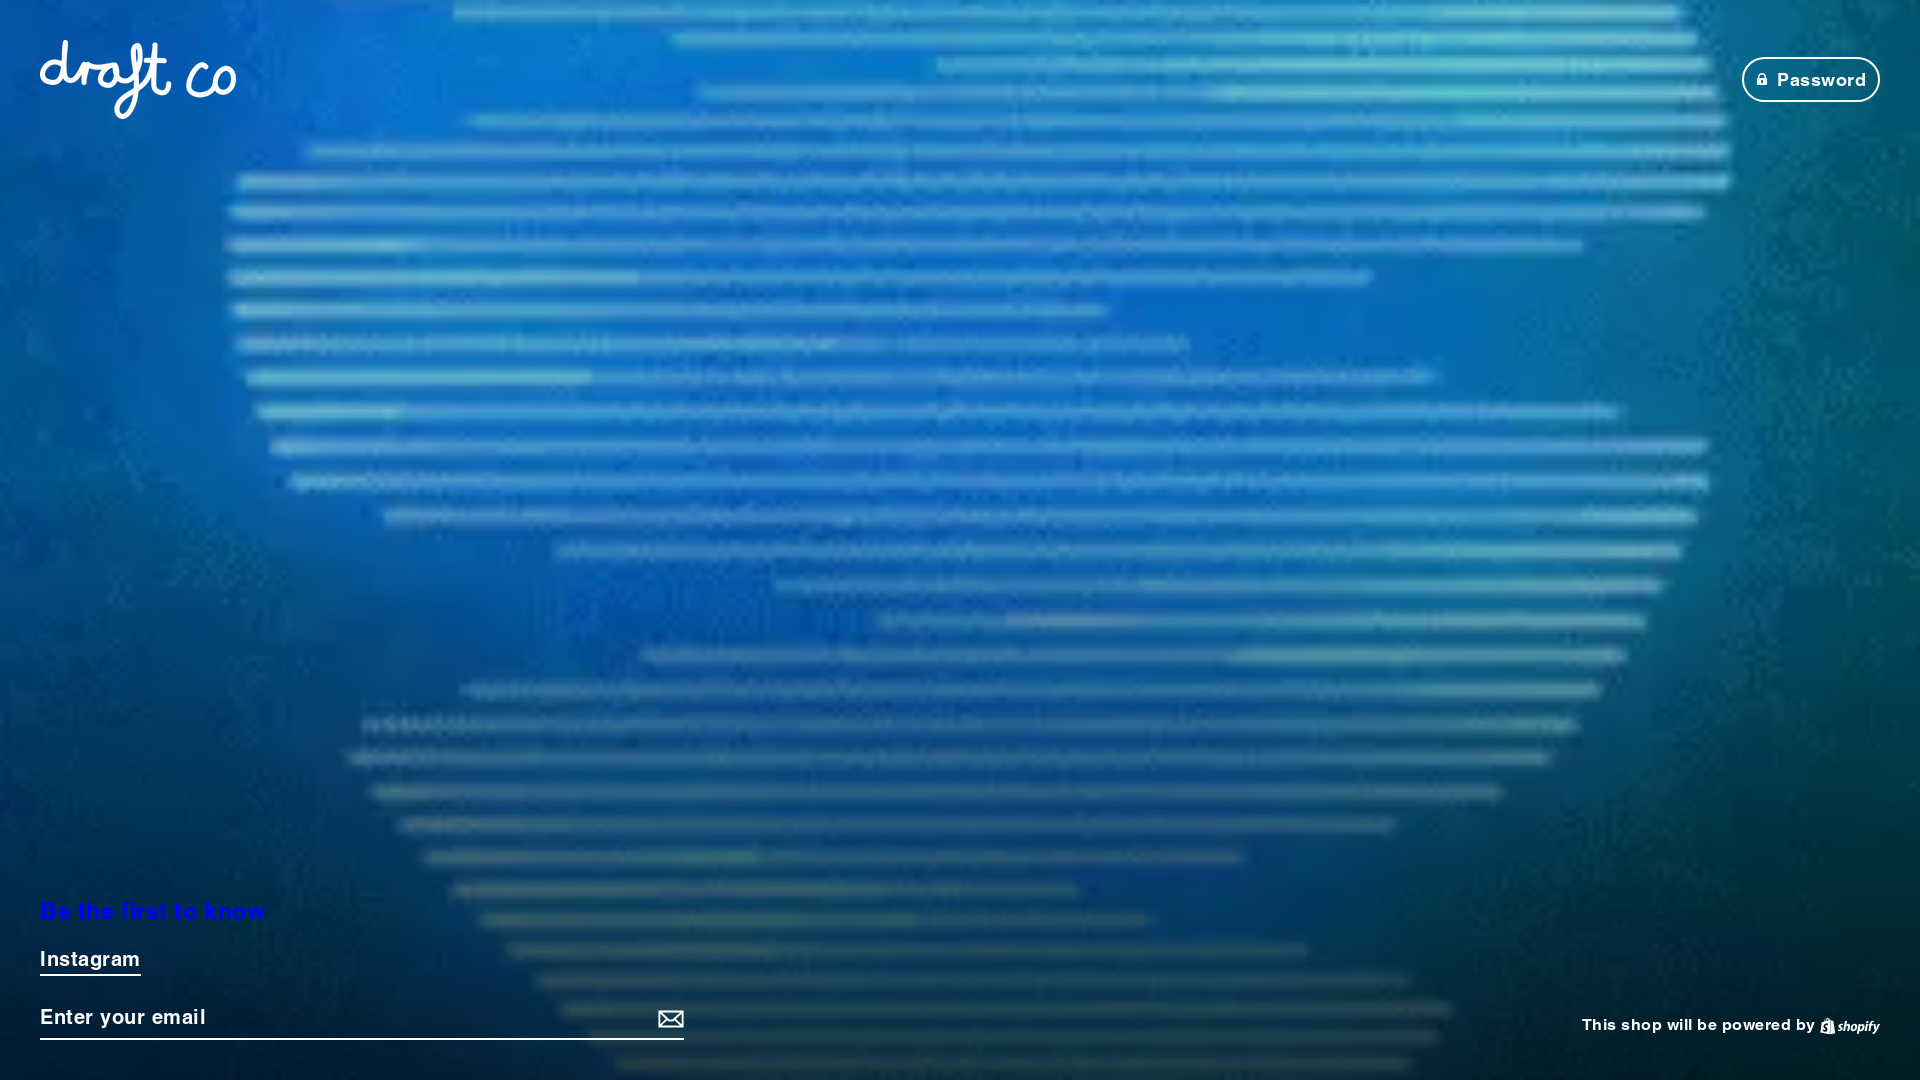  What do you see at coordinates (39, 959) in the screenshot?
I see `'Instagram'` at bounding box center [39, 959].